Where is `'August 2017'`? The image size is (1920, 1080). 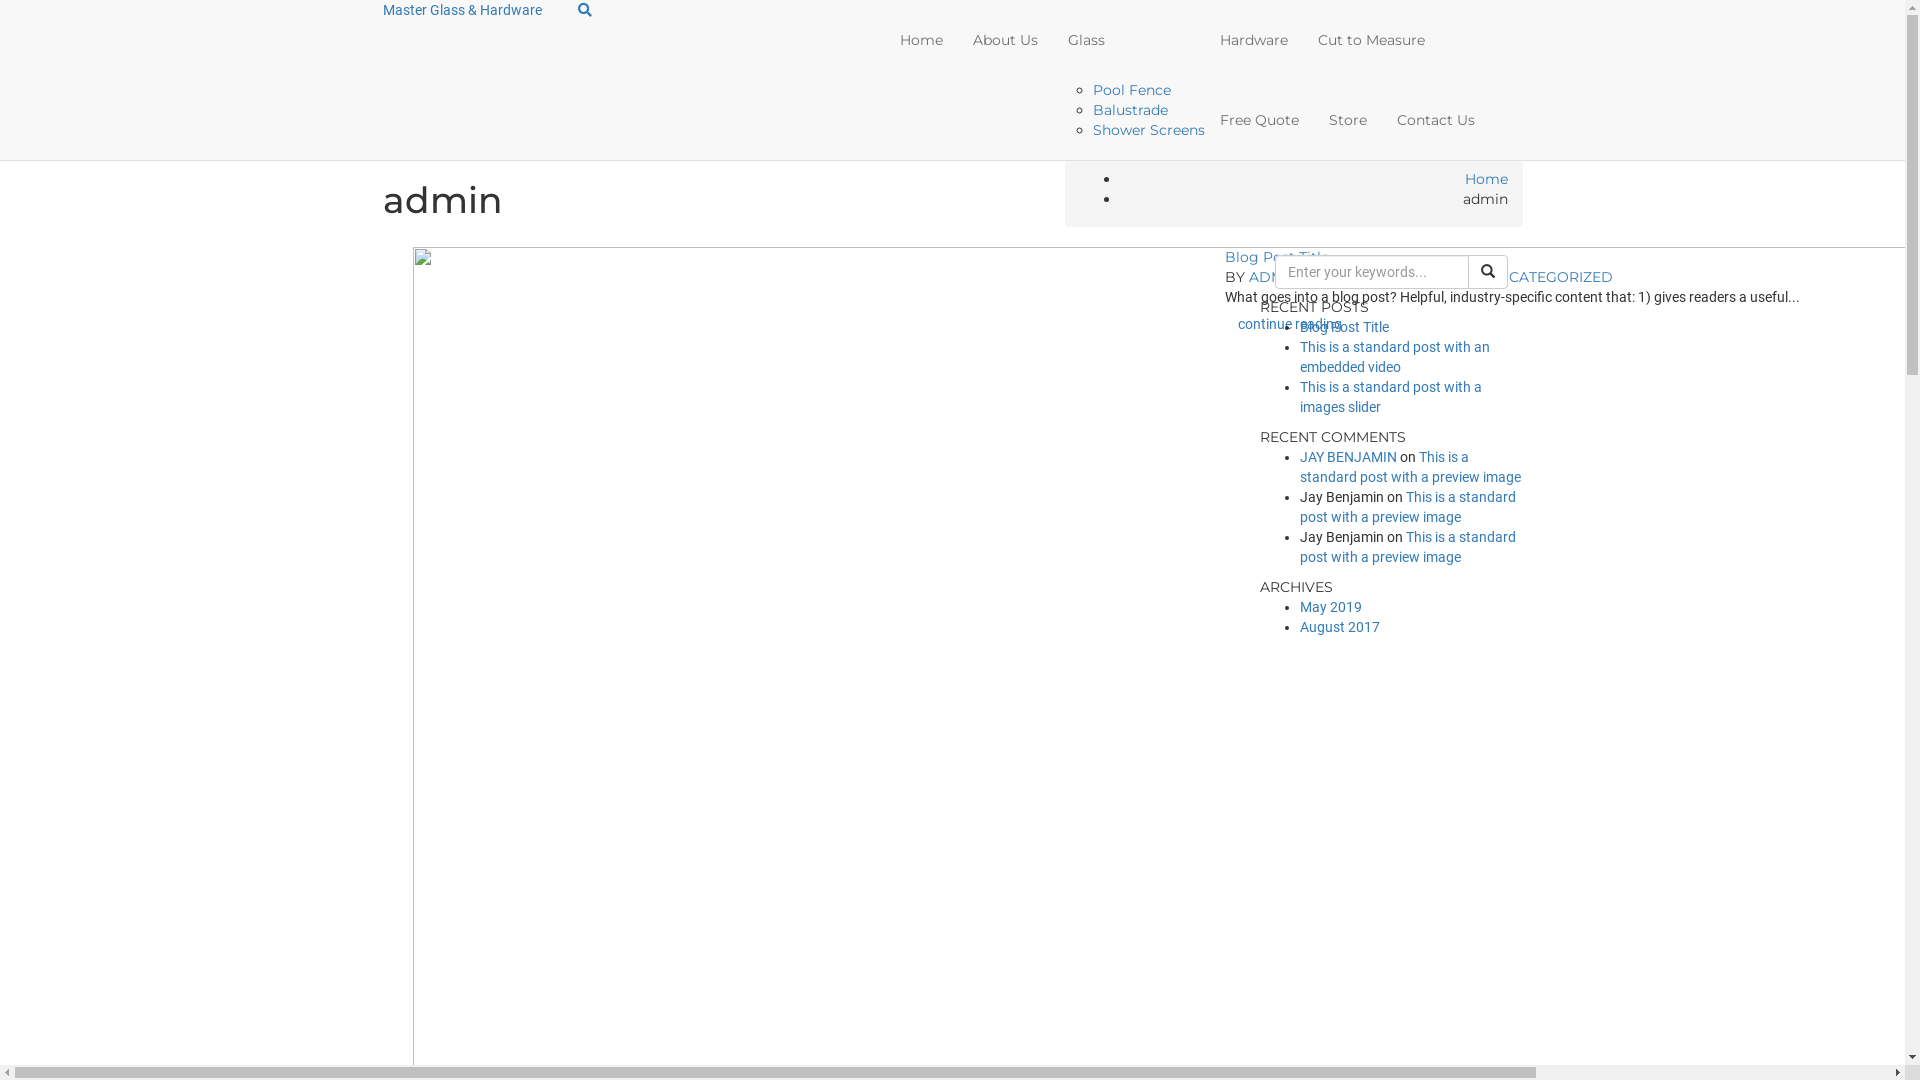 'August 2017' is located at coordinates (1339, 626).